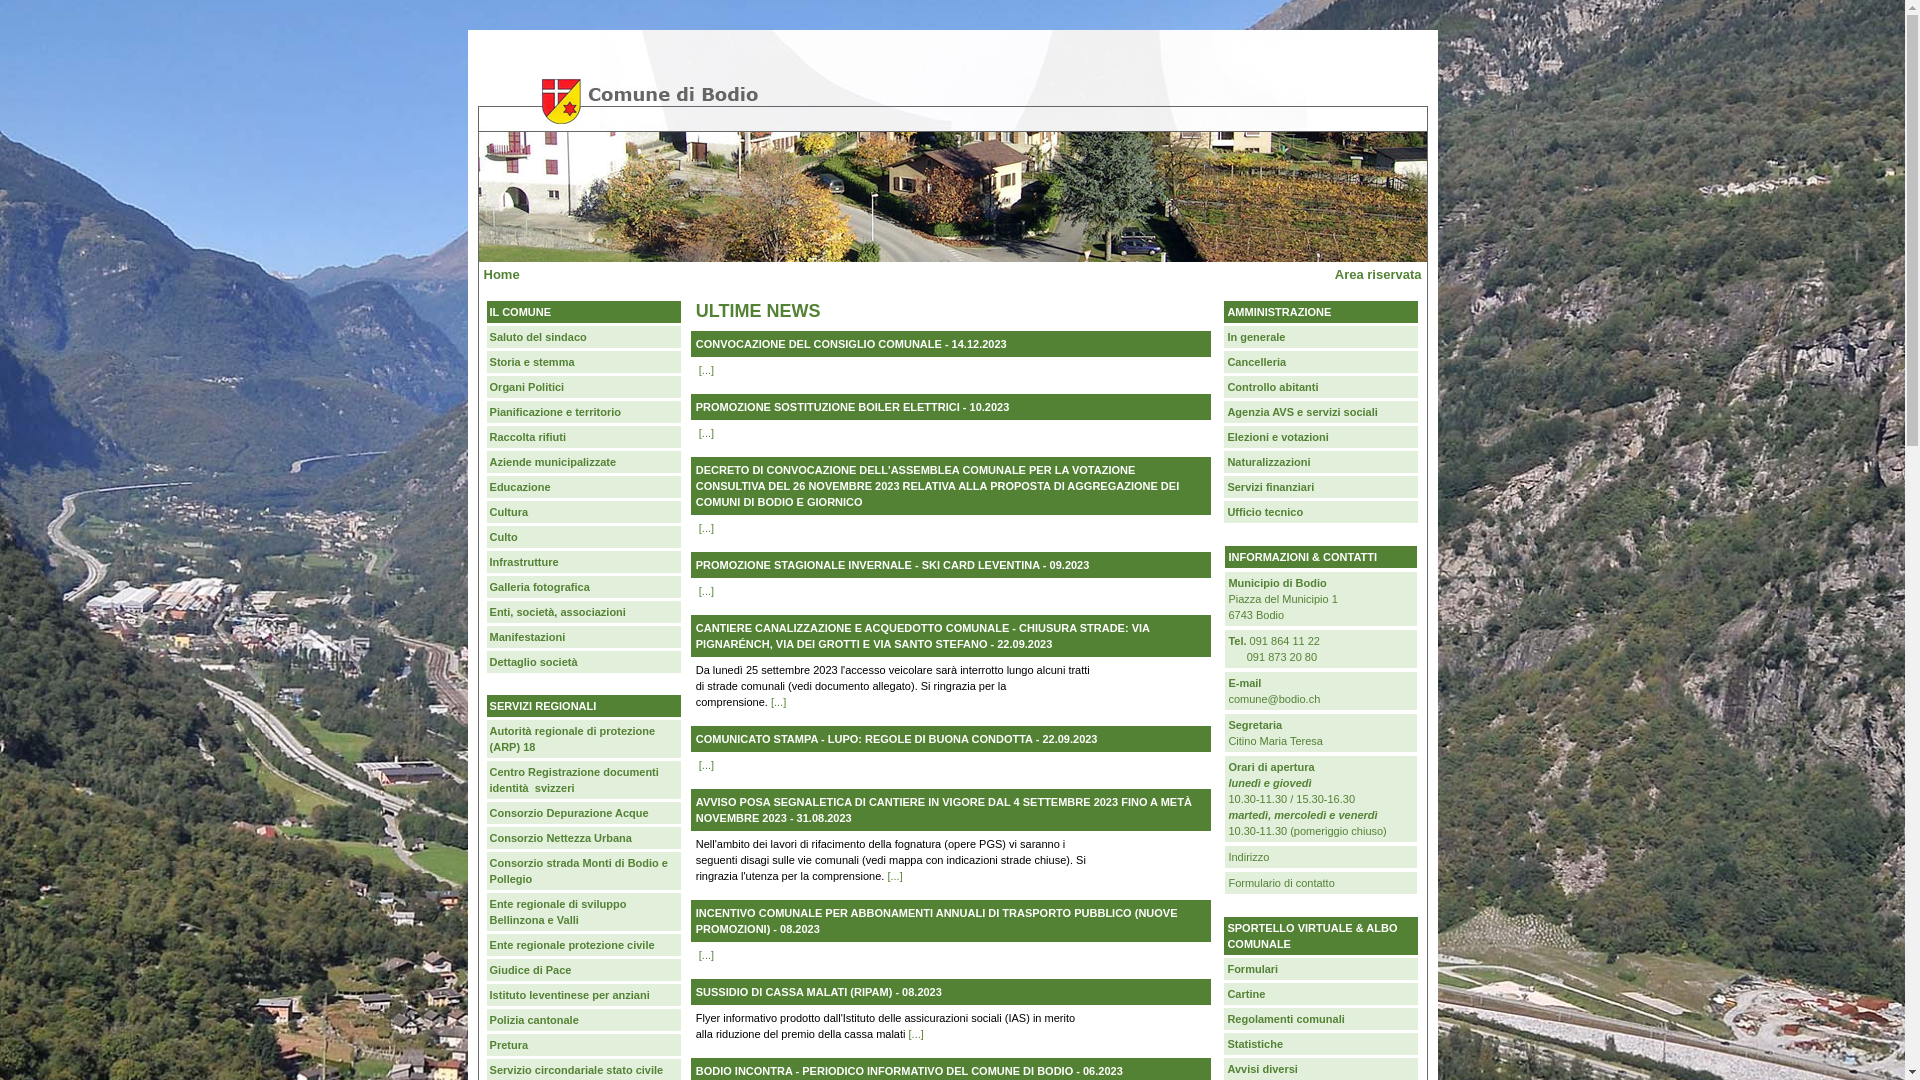 The image size is (1920, 1080). What do you see at coordinates (1320, 882) in the screenshot?
I see `'Formulario di contatto'` at bounding box center [1320, 882].